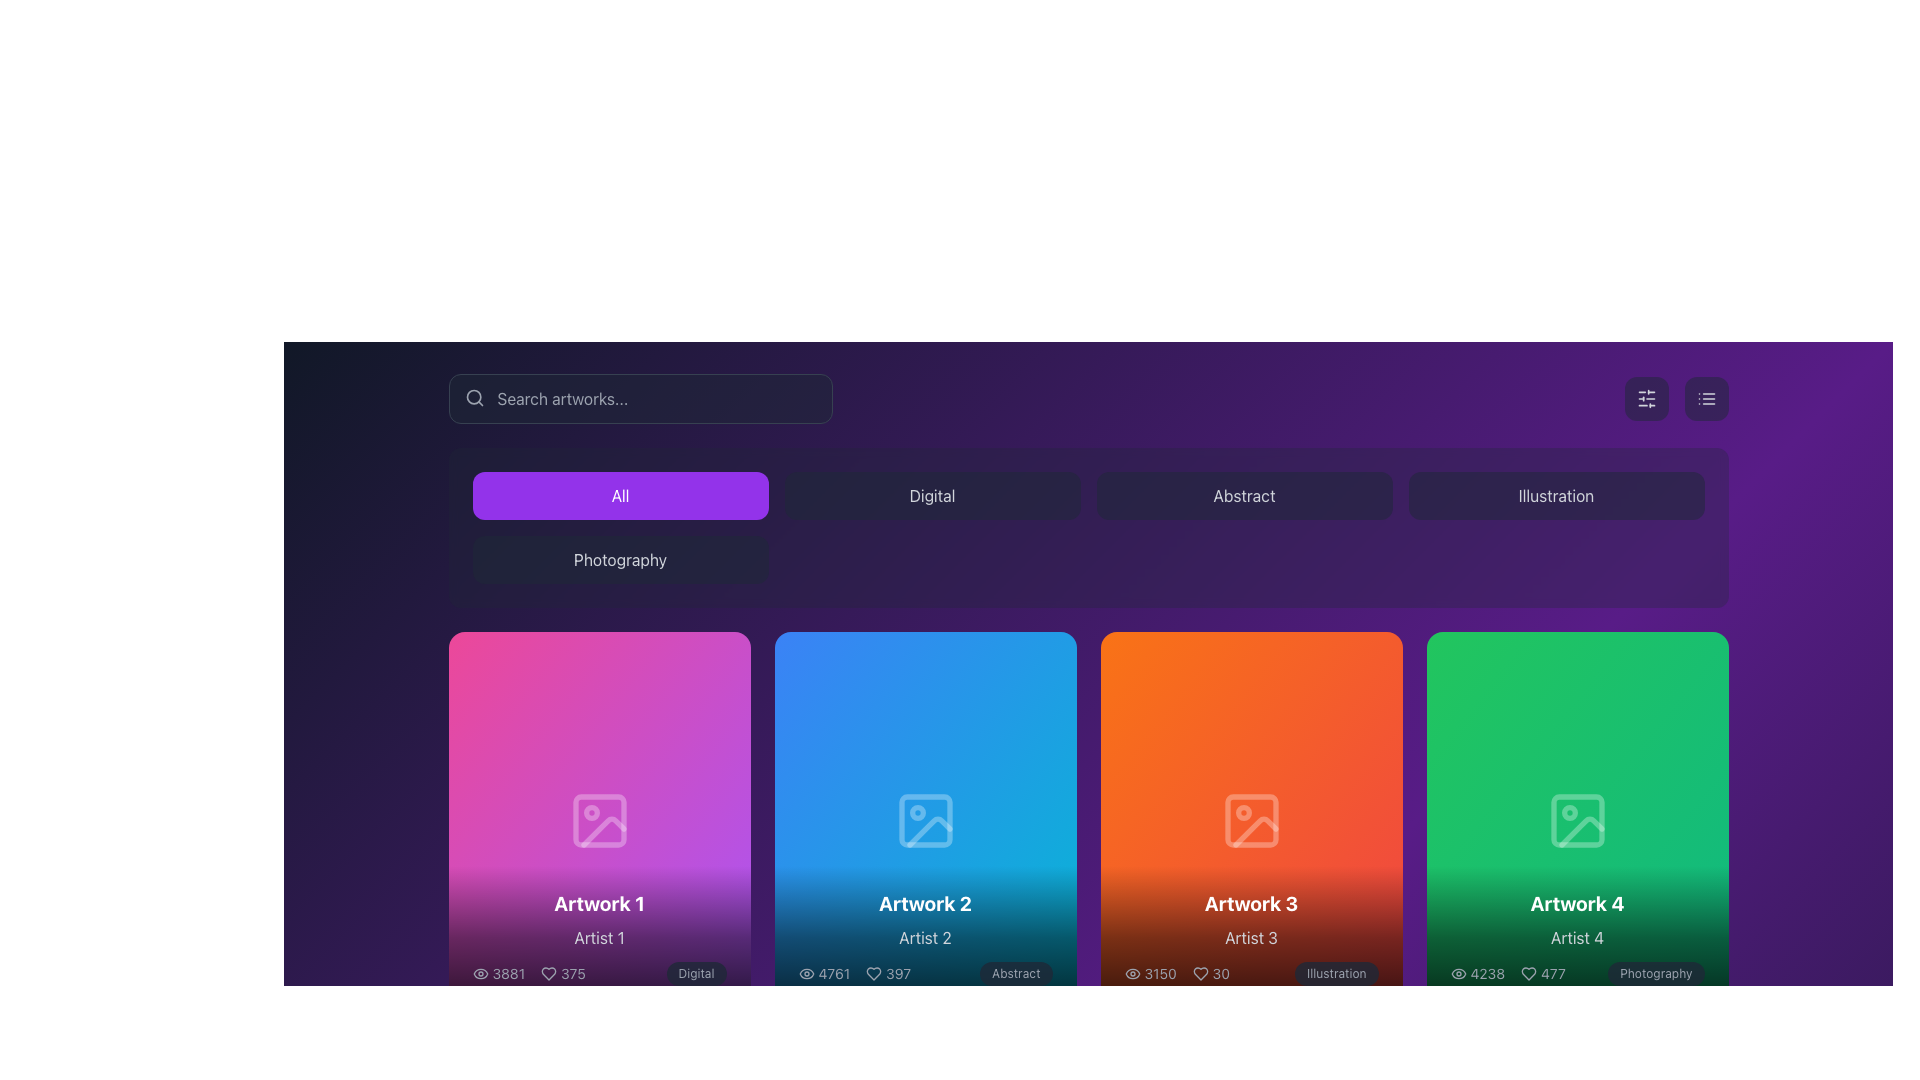 This screenshot has width=1920, height=1080. Describe the element at coordinates (1250, 820) in the screenshot. I see `on the icon centrally located within the orange card labeled 'Artwork 3', which indicates an image or artwork` at that location.